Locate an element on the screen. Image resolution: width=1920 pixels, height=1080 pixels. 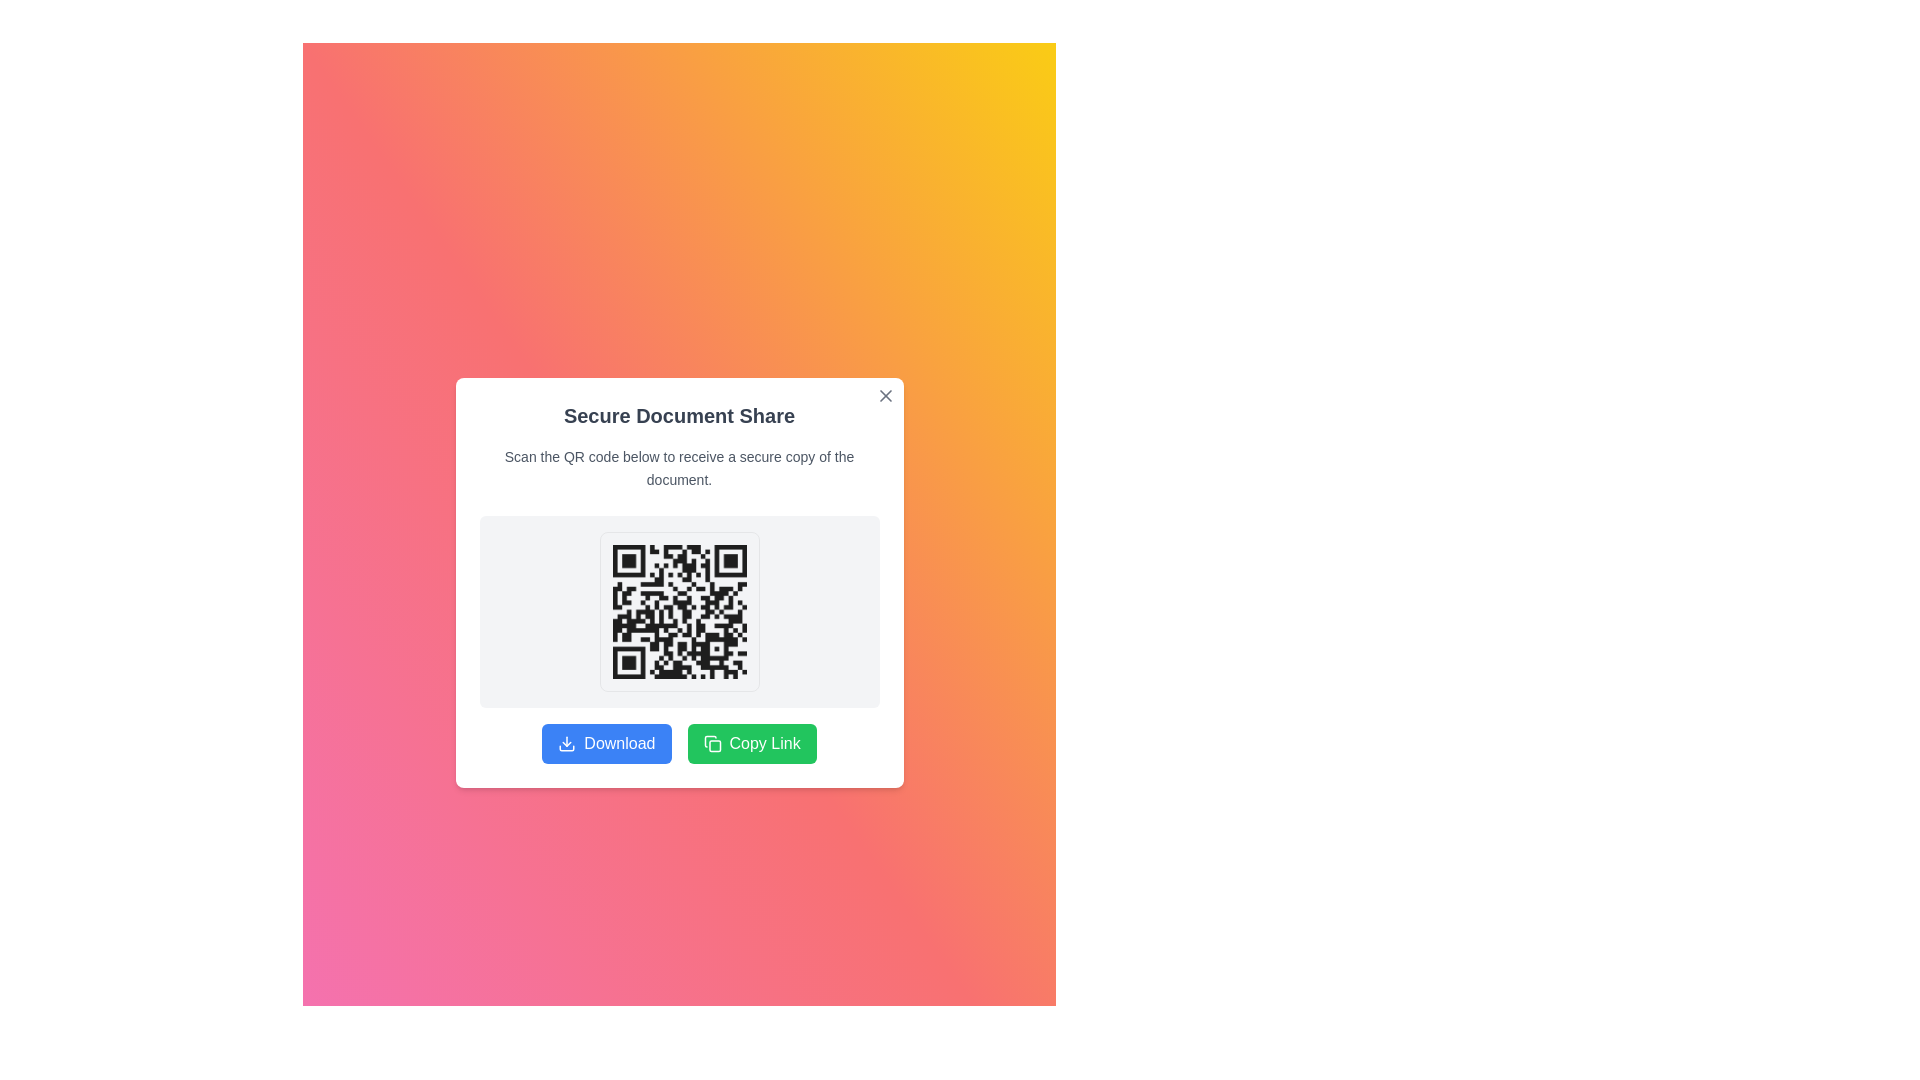
the icon composed of two overlapping rectangles representing the copying functionality, which is located within the green 'Copy Link' button at the bottom-right corner of the modal dialog is located at coordinates (712, 743).